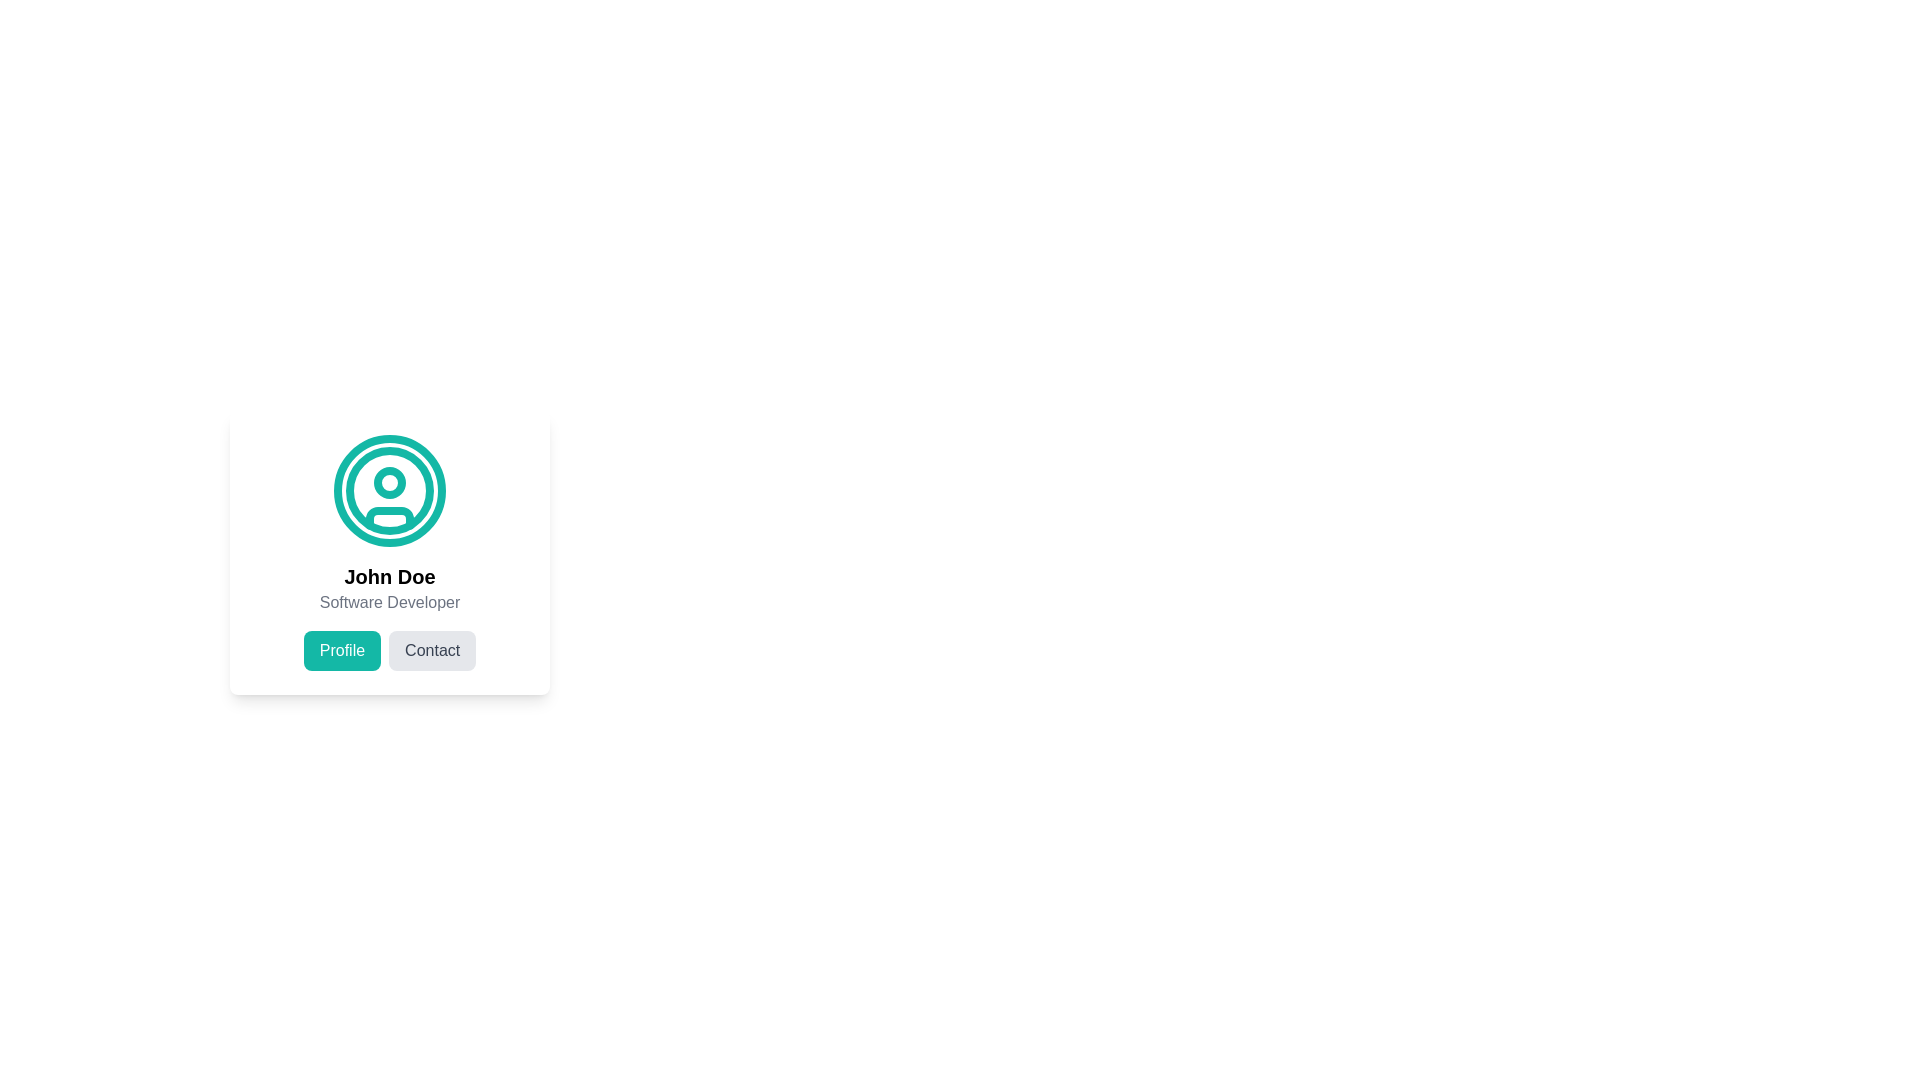 Image resolution: width=1920 pixels, height=1080 pixels. Describe the element at coordinates (389, 490) in the screenshot. I see `the user profile icon located at the upper part of the card, directly above the text 'John Doe'` at that location.